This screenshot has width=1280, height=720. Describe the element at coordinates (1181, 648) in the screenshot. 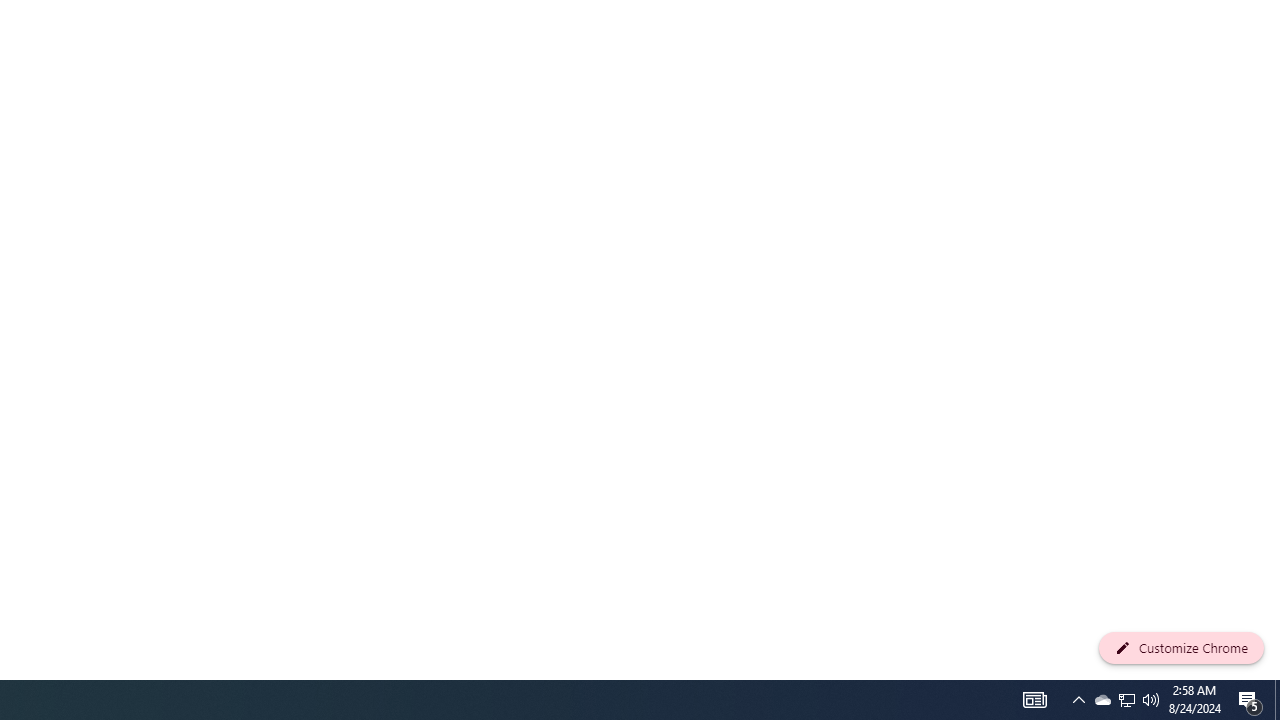

I see `'Customize Chrome'` at that location.